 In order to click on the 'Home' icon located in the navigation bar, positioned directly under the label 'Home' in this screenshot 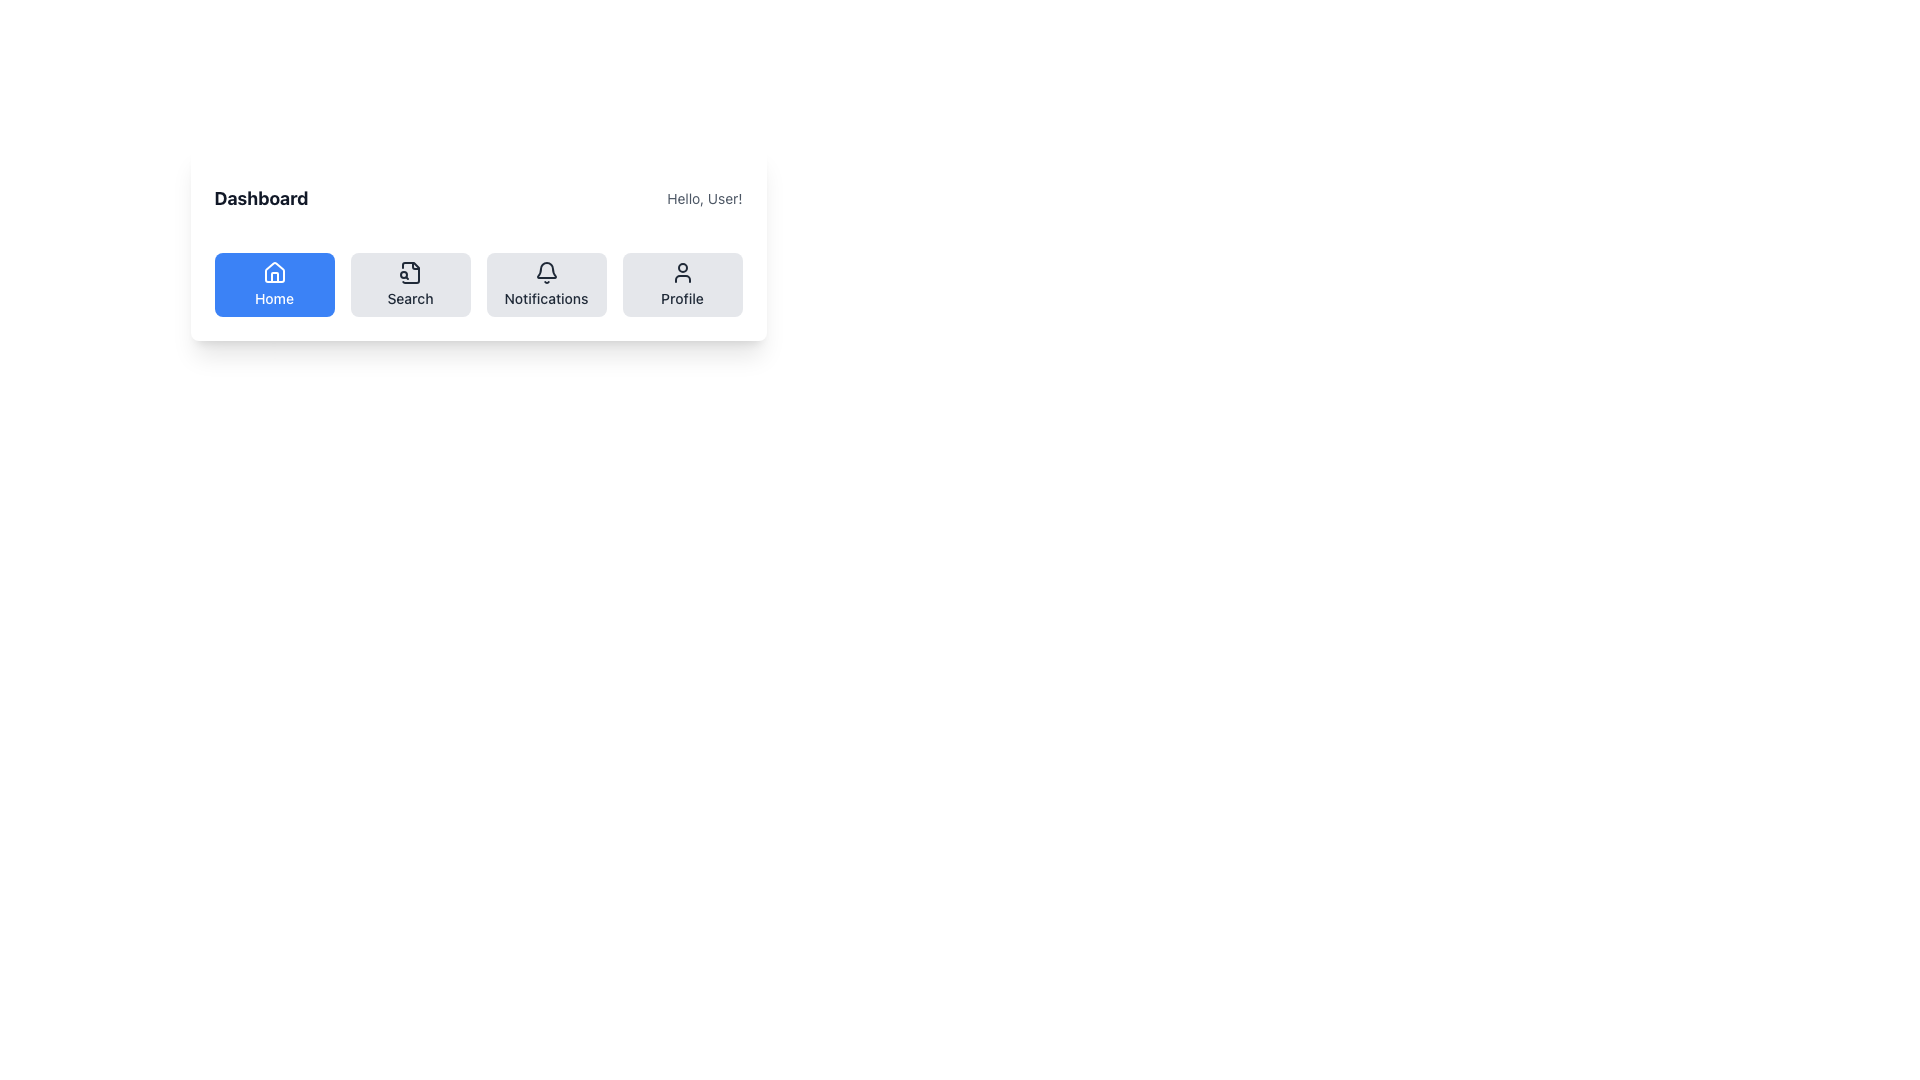, I will do `click(273, 272)`.